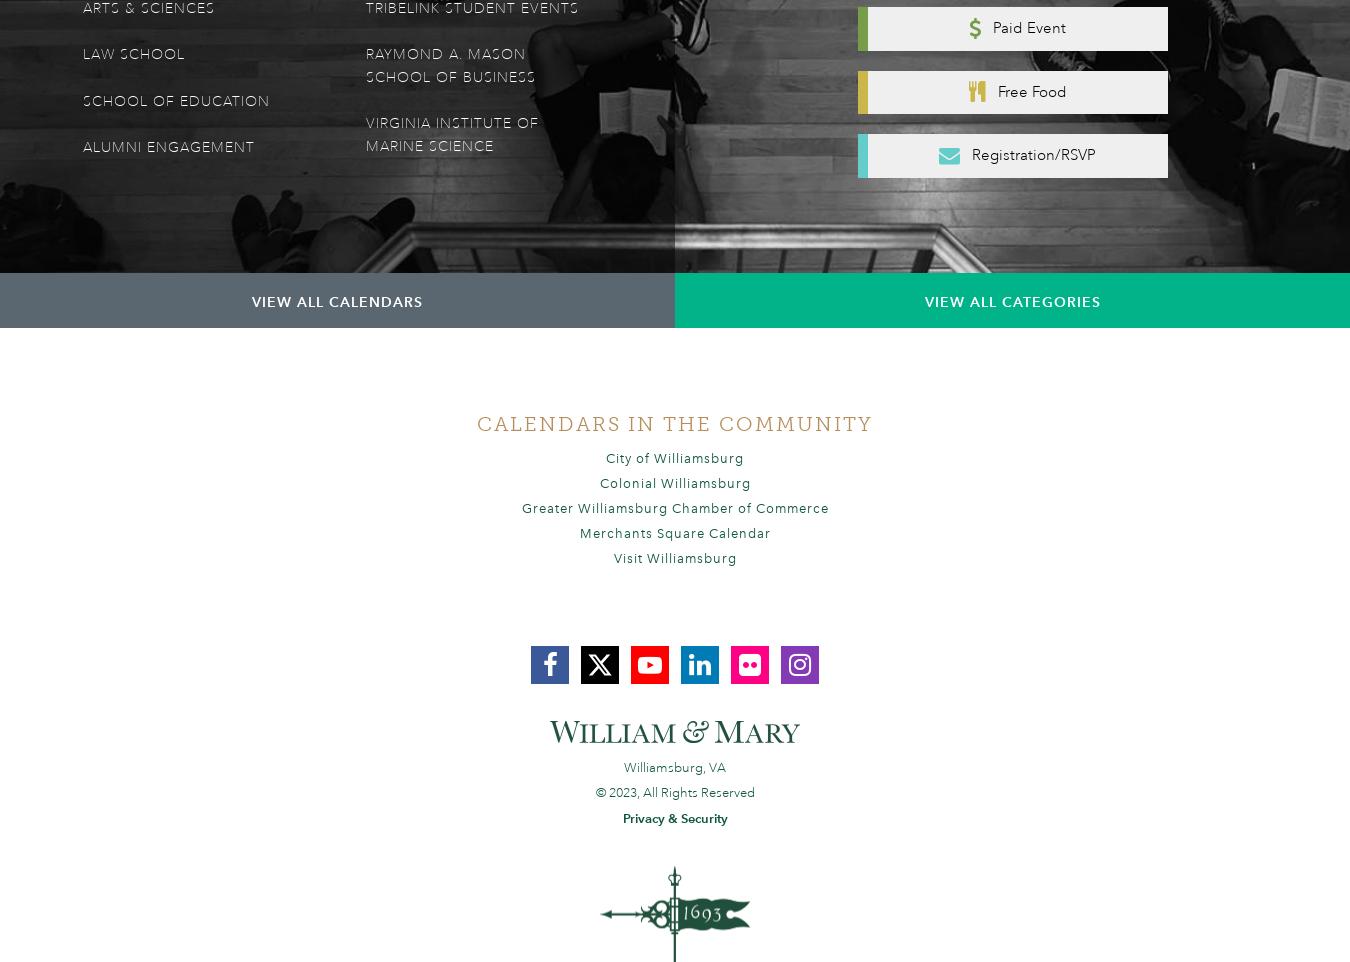 This screenshot has height=962, width=1350. I want to click on 'Arts & Sciences', so click(149, 8).